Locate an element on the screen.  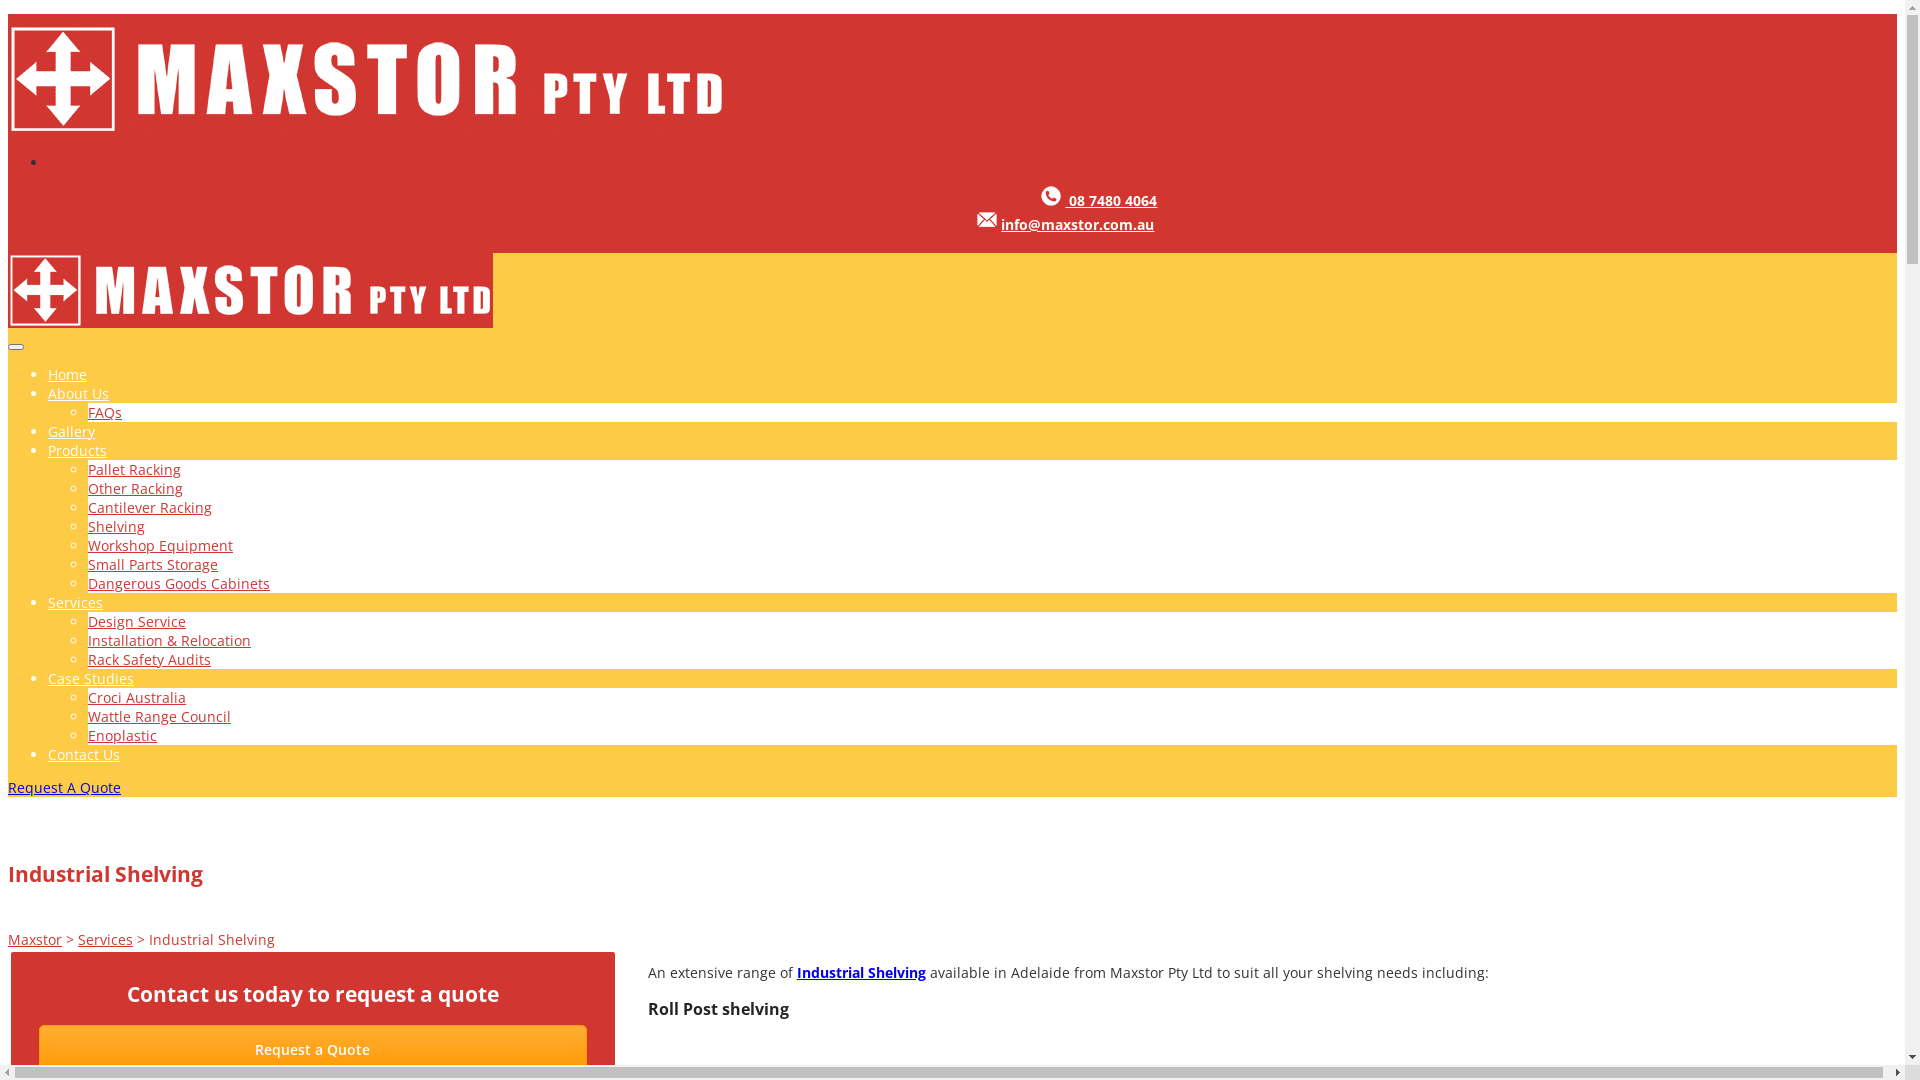
'Rack Safety Audits' is located at coordinates (148, 659).